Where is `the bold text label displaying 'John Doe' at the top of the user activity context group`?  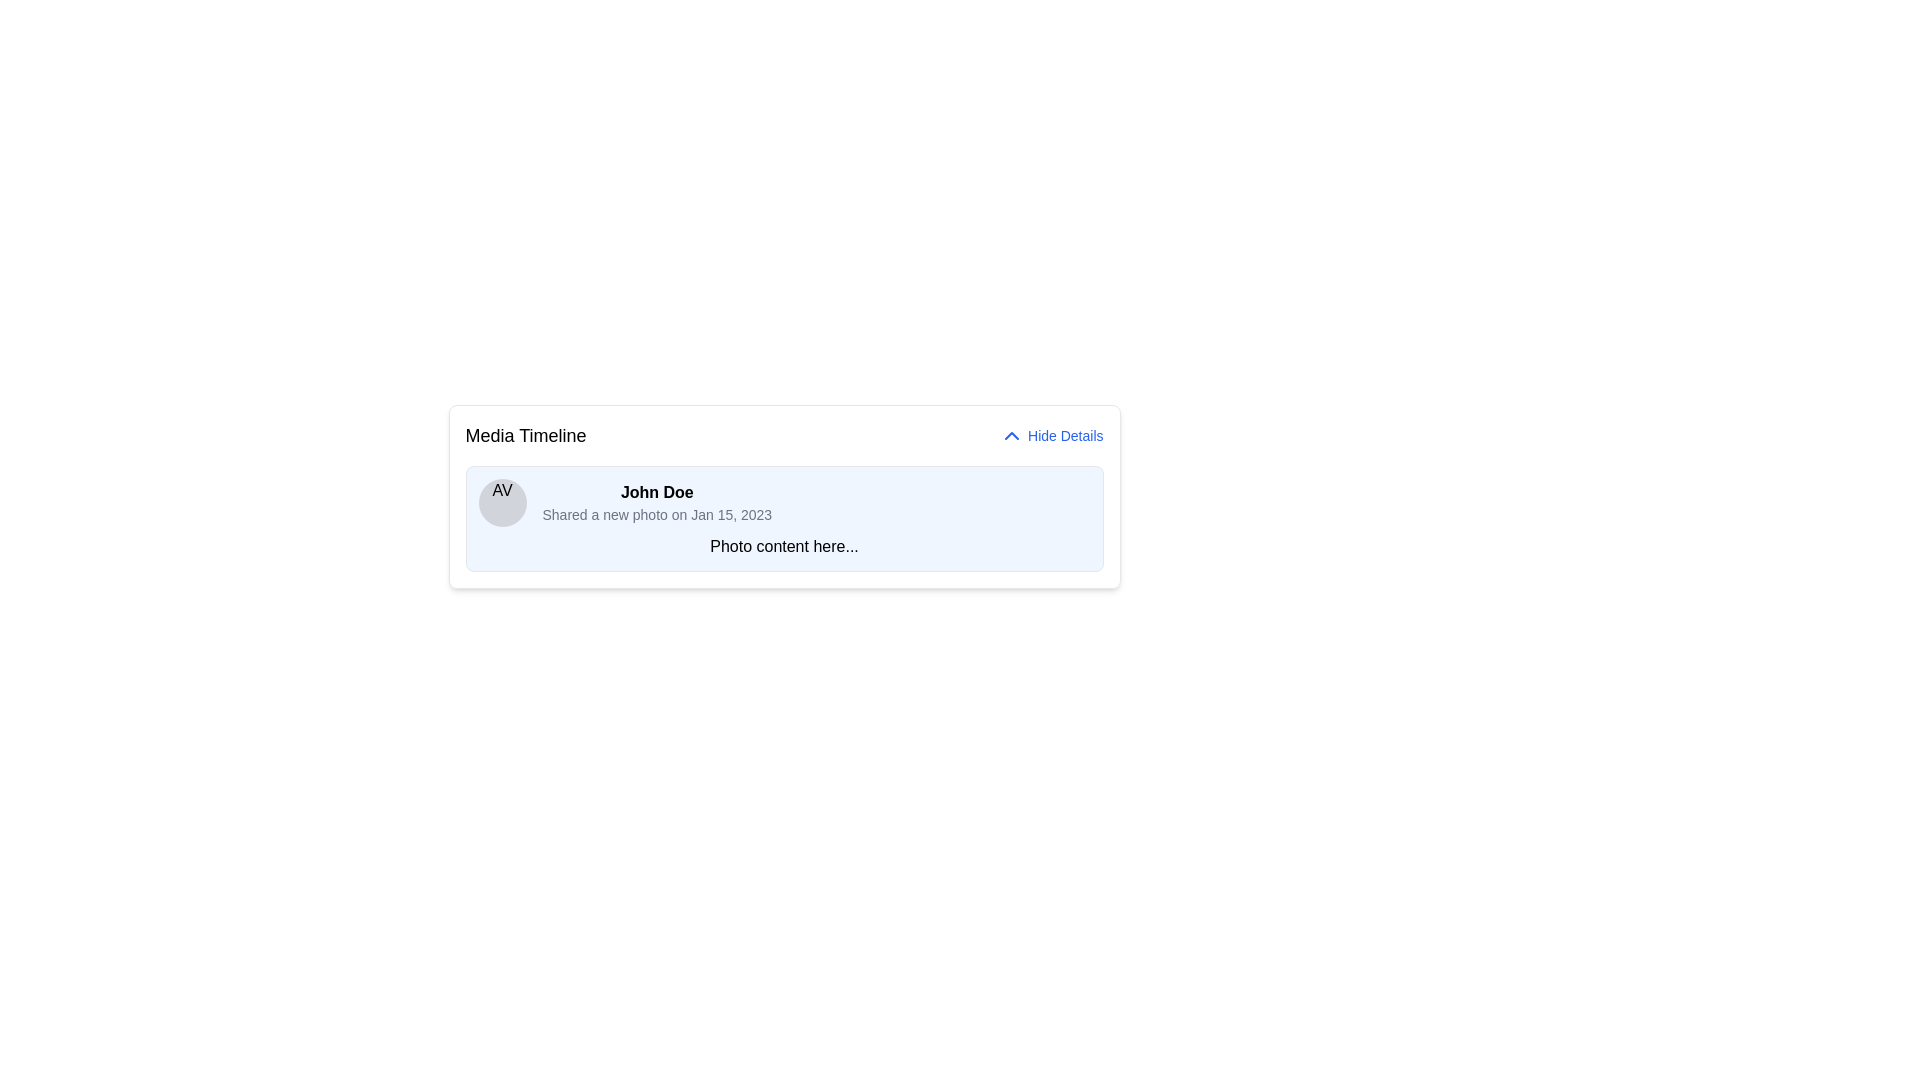
the bold text label displaying 'John Doe' at the top of the user activity context group is located at coordinates (657, 493).